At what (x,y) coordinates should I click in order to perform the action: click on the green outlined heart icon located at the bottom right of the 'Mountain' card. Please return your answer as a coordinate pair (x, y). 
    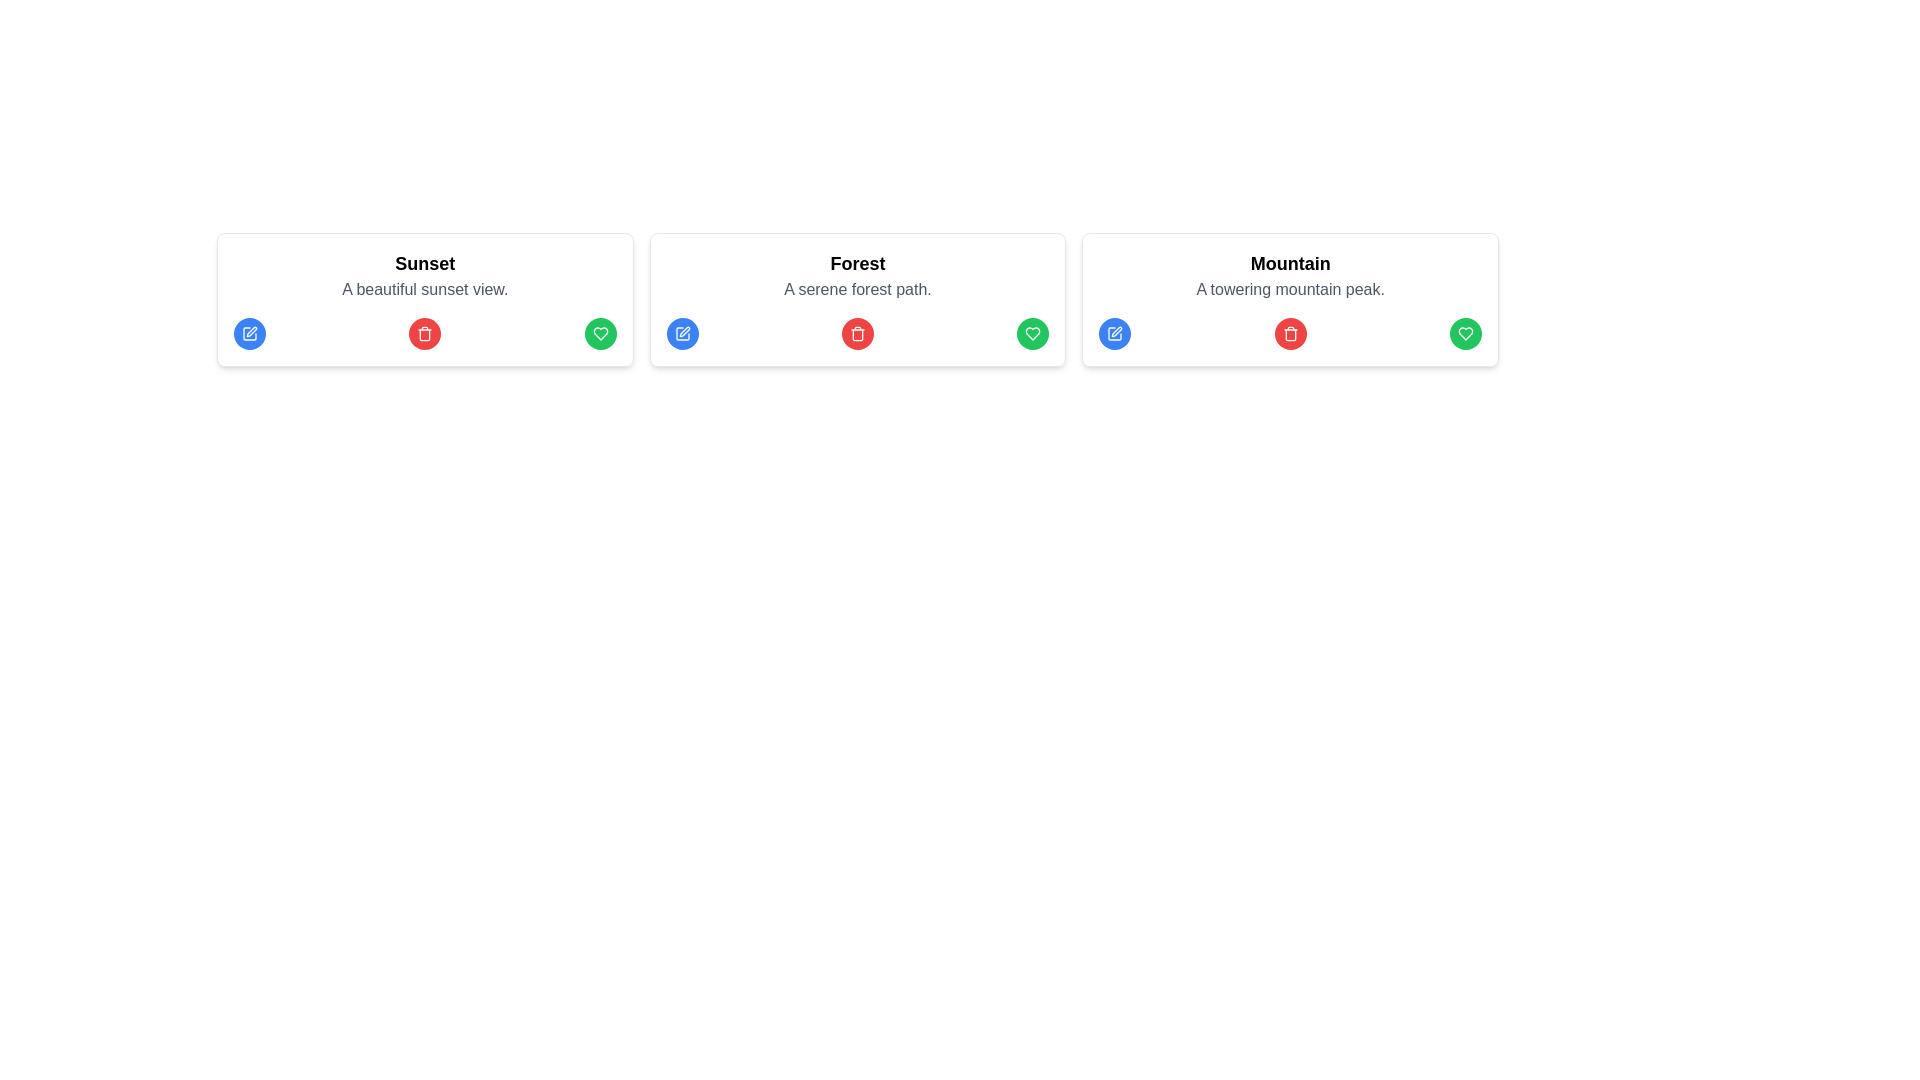
    Looking at the image, I should click on (1465, 333).